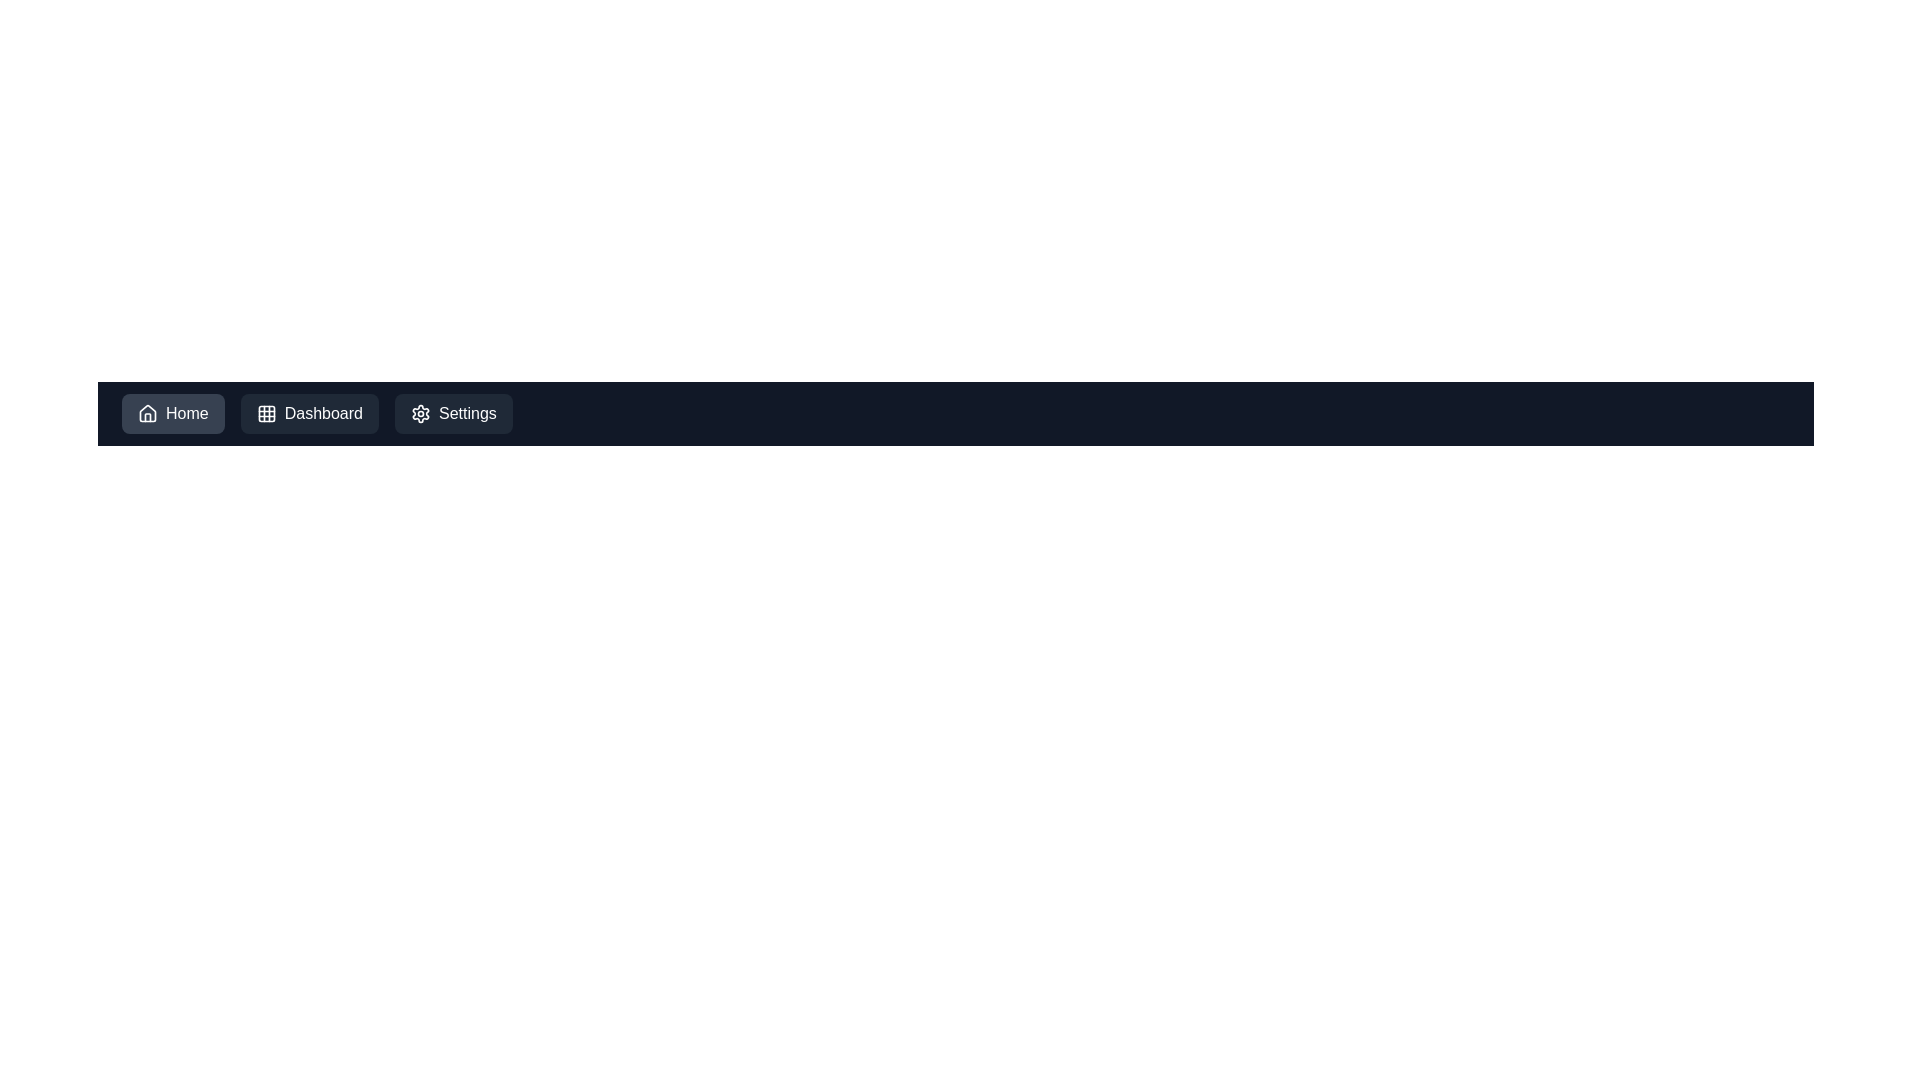 The width and height of the screenshot is (1920, 1080). I want to click on the settings button located as the third button from the left in the horizontal navigation bar, so click(452, 412).